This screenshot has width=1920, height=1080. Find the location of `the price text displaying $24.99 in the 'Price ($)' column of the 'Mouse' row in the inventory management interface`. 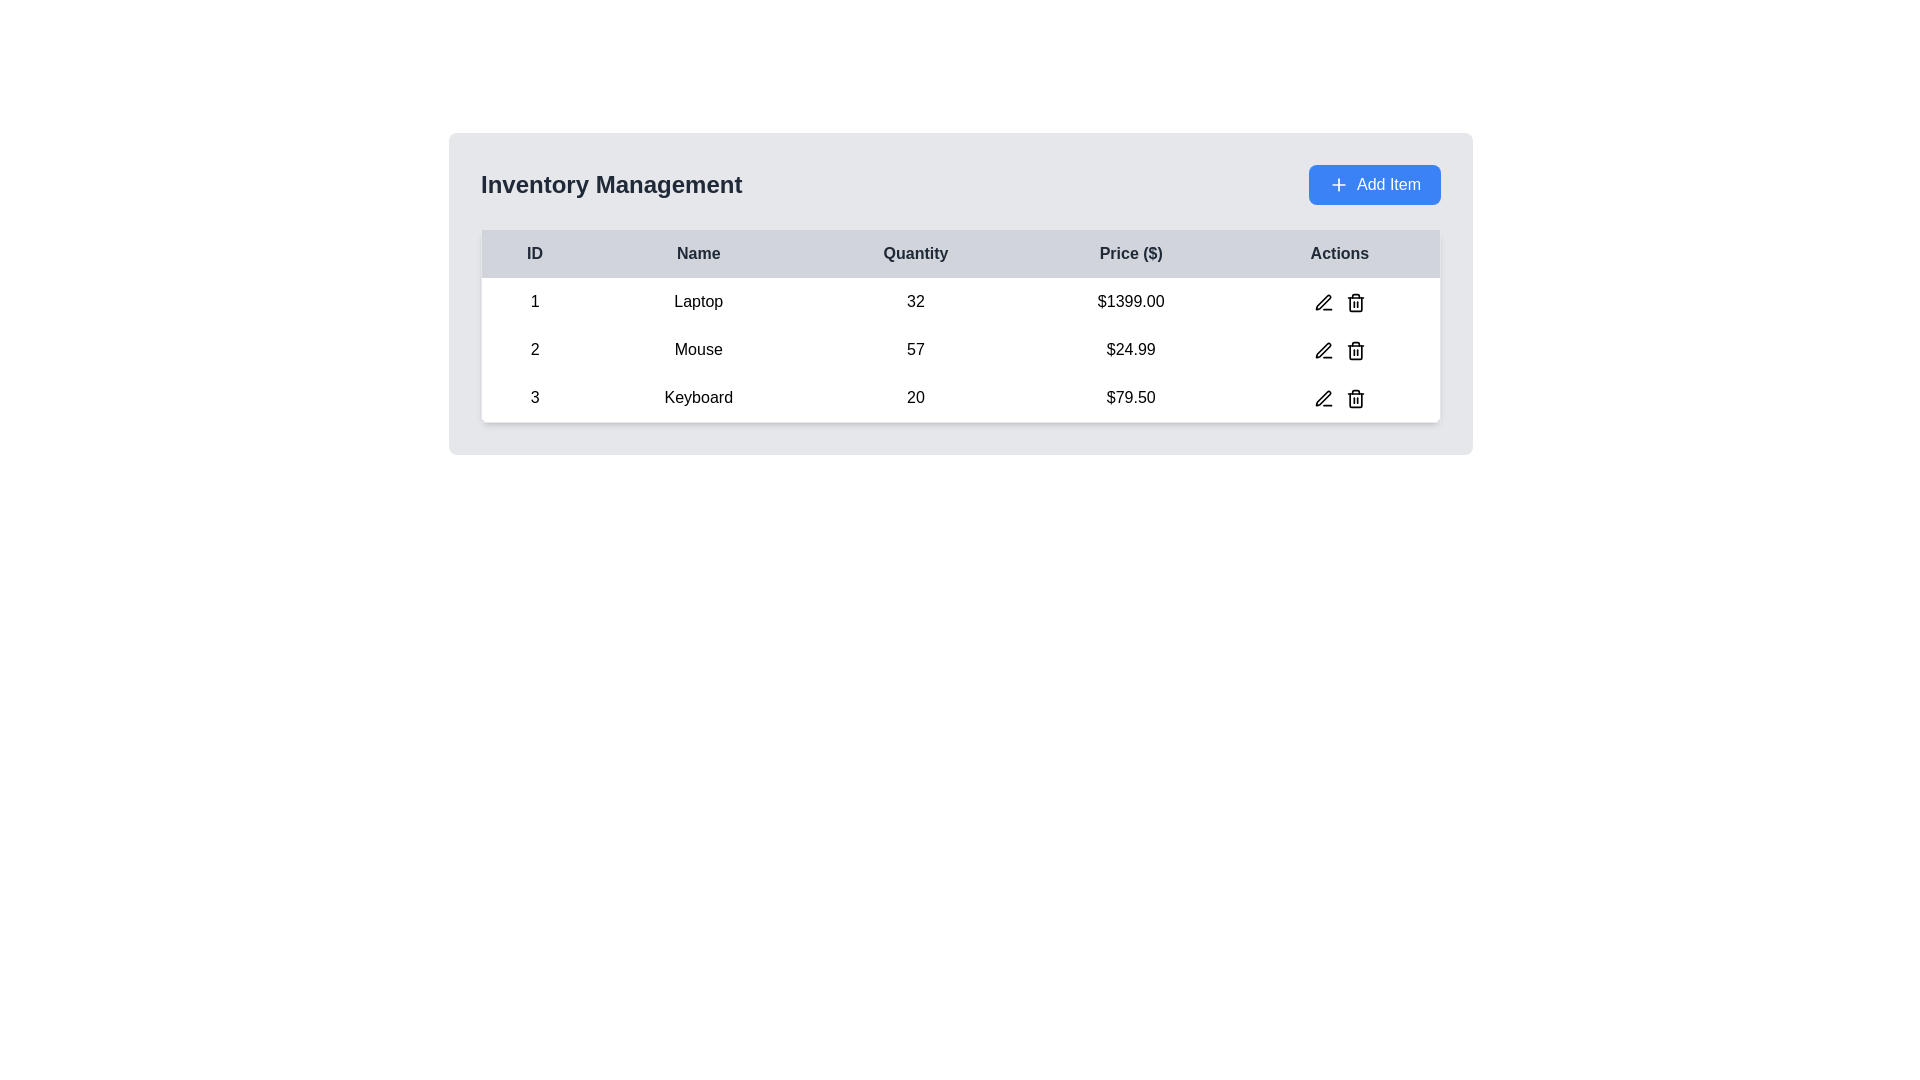

the price text displaying $24.99 in the 'Price ($)' column of the 'Mouse' row in the inventory management interface is located at coordinates (1131, 349).